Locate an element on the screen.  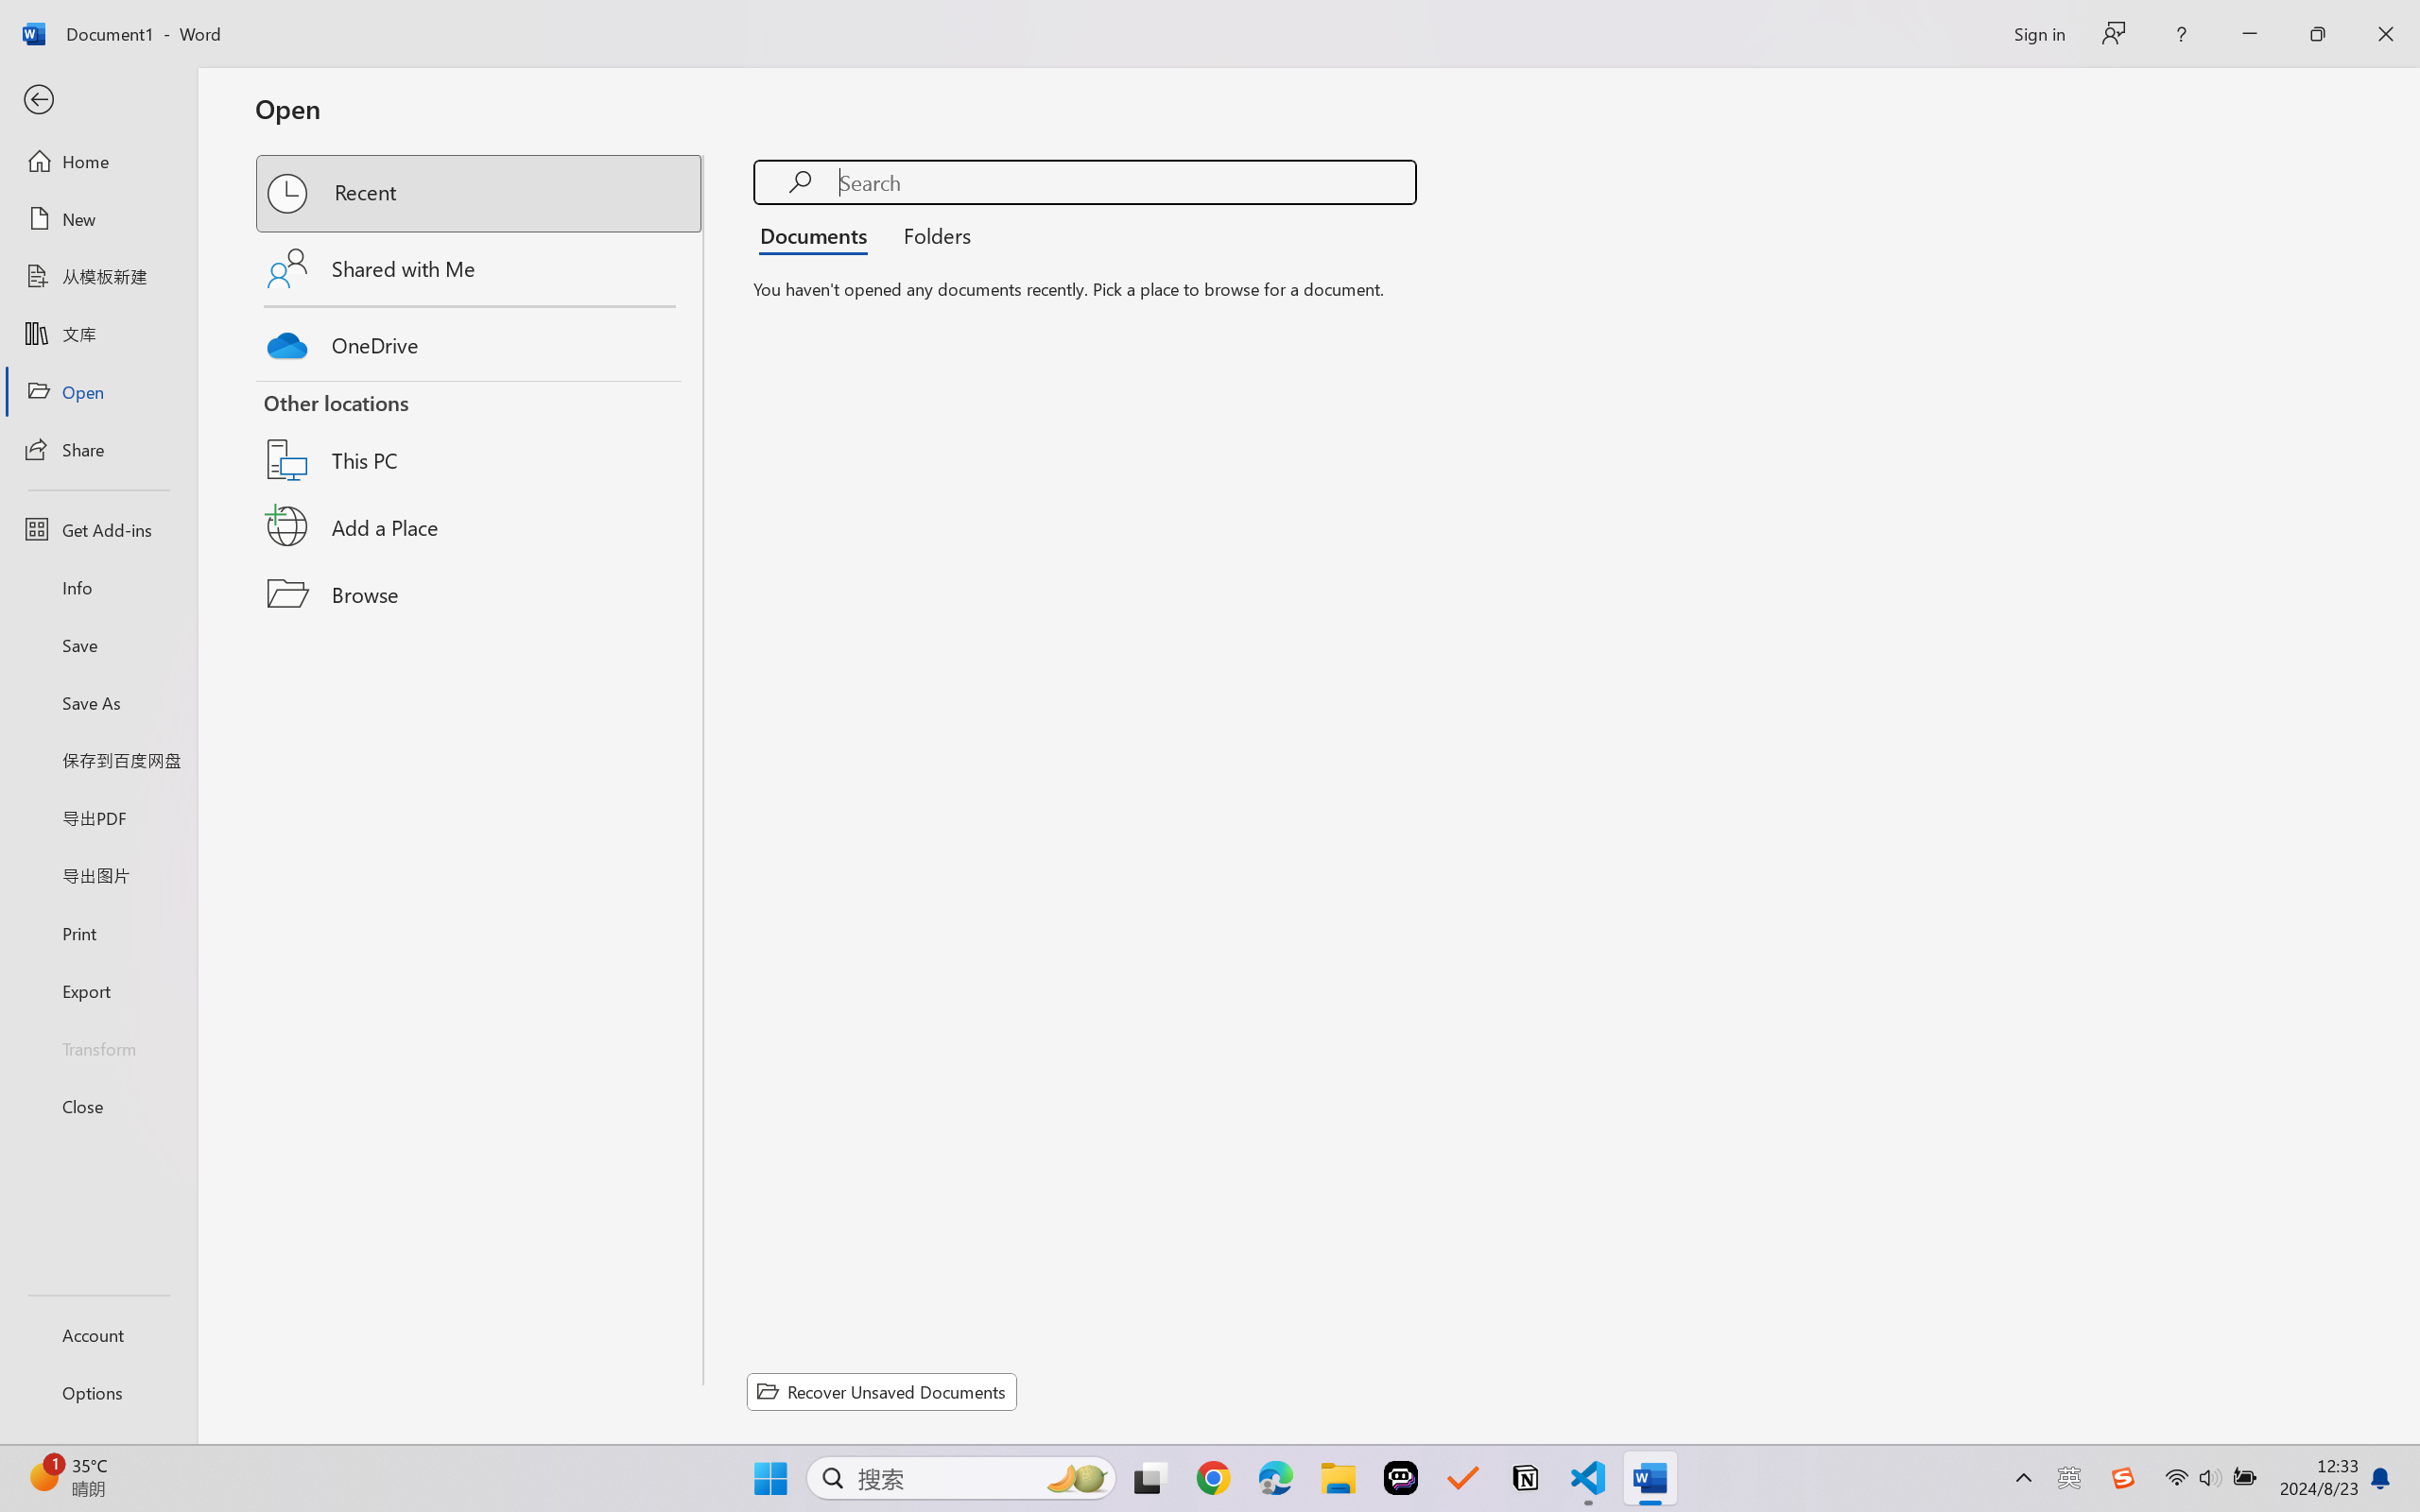
'Recent' is located at coordinates (480, 192).